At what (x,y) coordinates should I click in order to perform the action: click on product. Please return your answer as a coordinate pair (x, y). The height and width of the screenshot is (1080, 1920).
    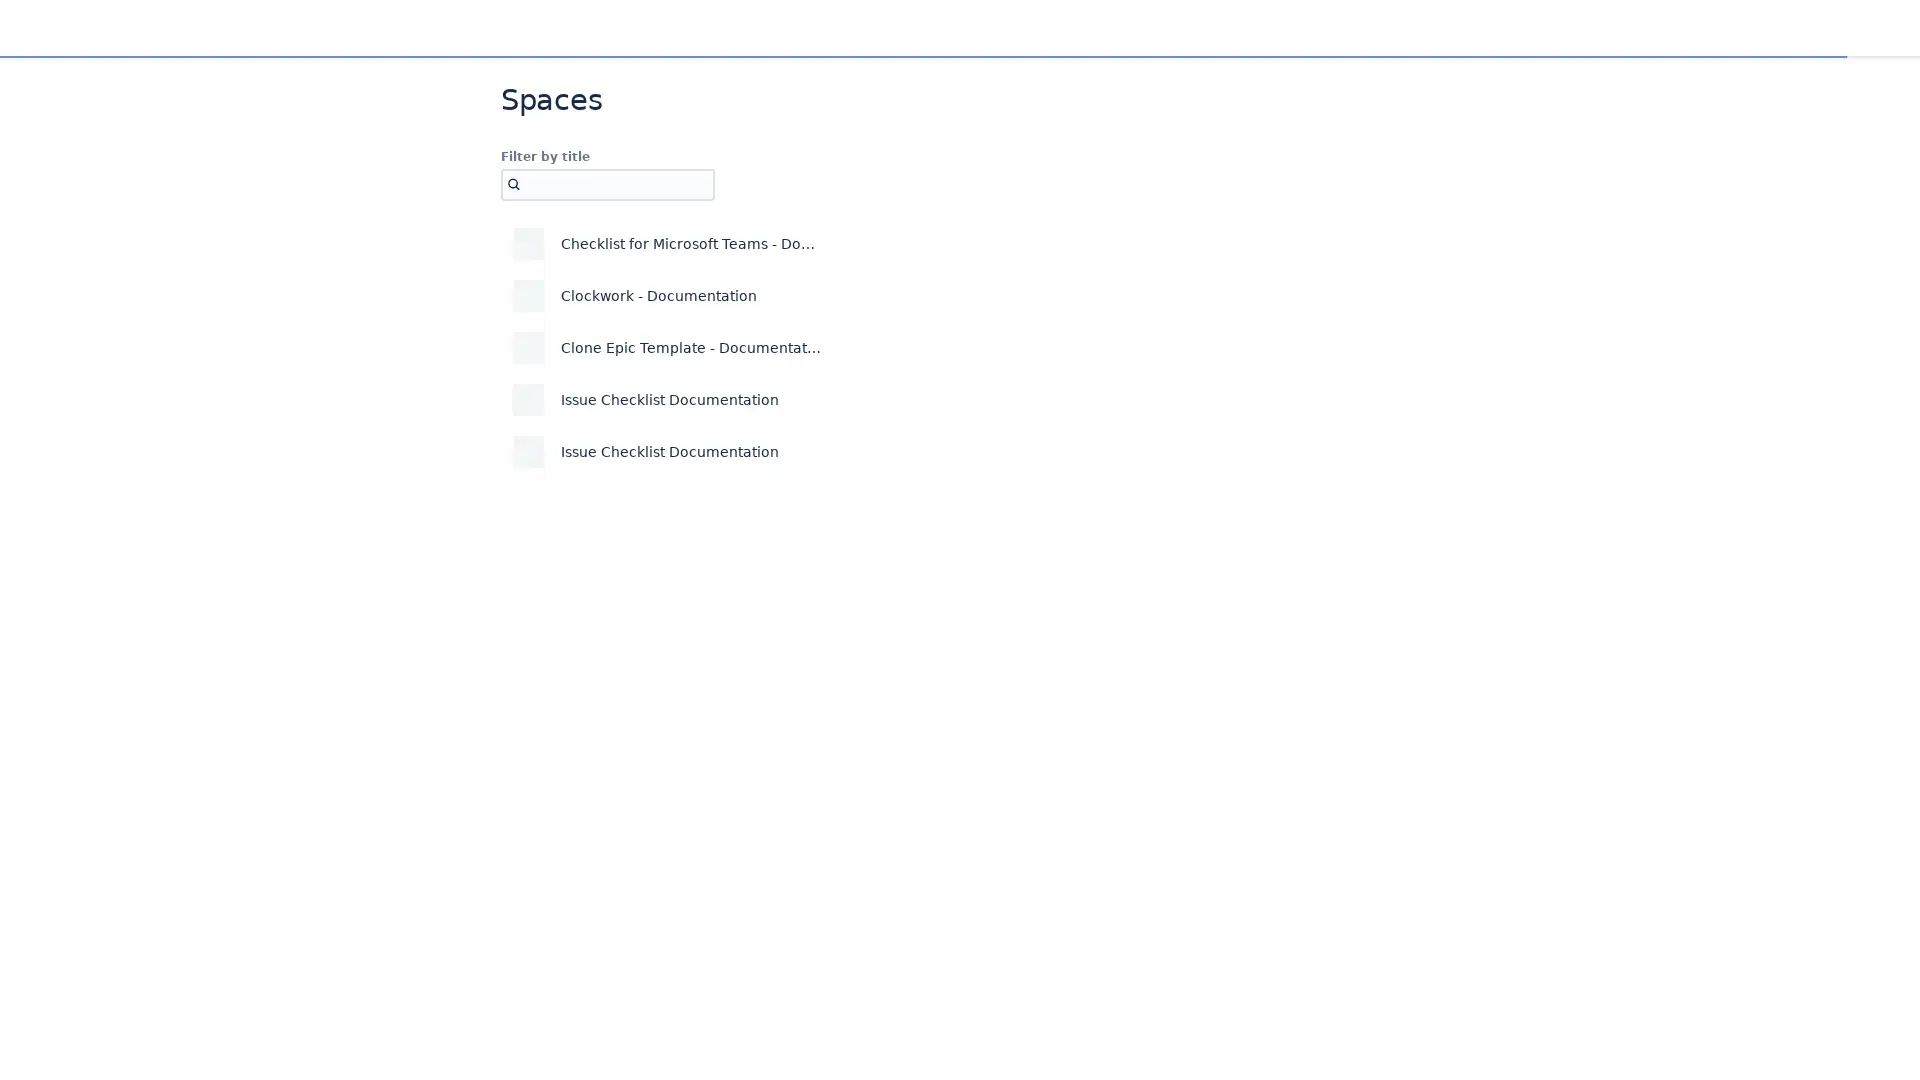
    Looking at the image, I should click on (880, 242).